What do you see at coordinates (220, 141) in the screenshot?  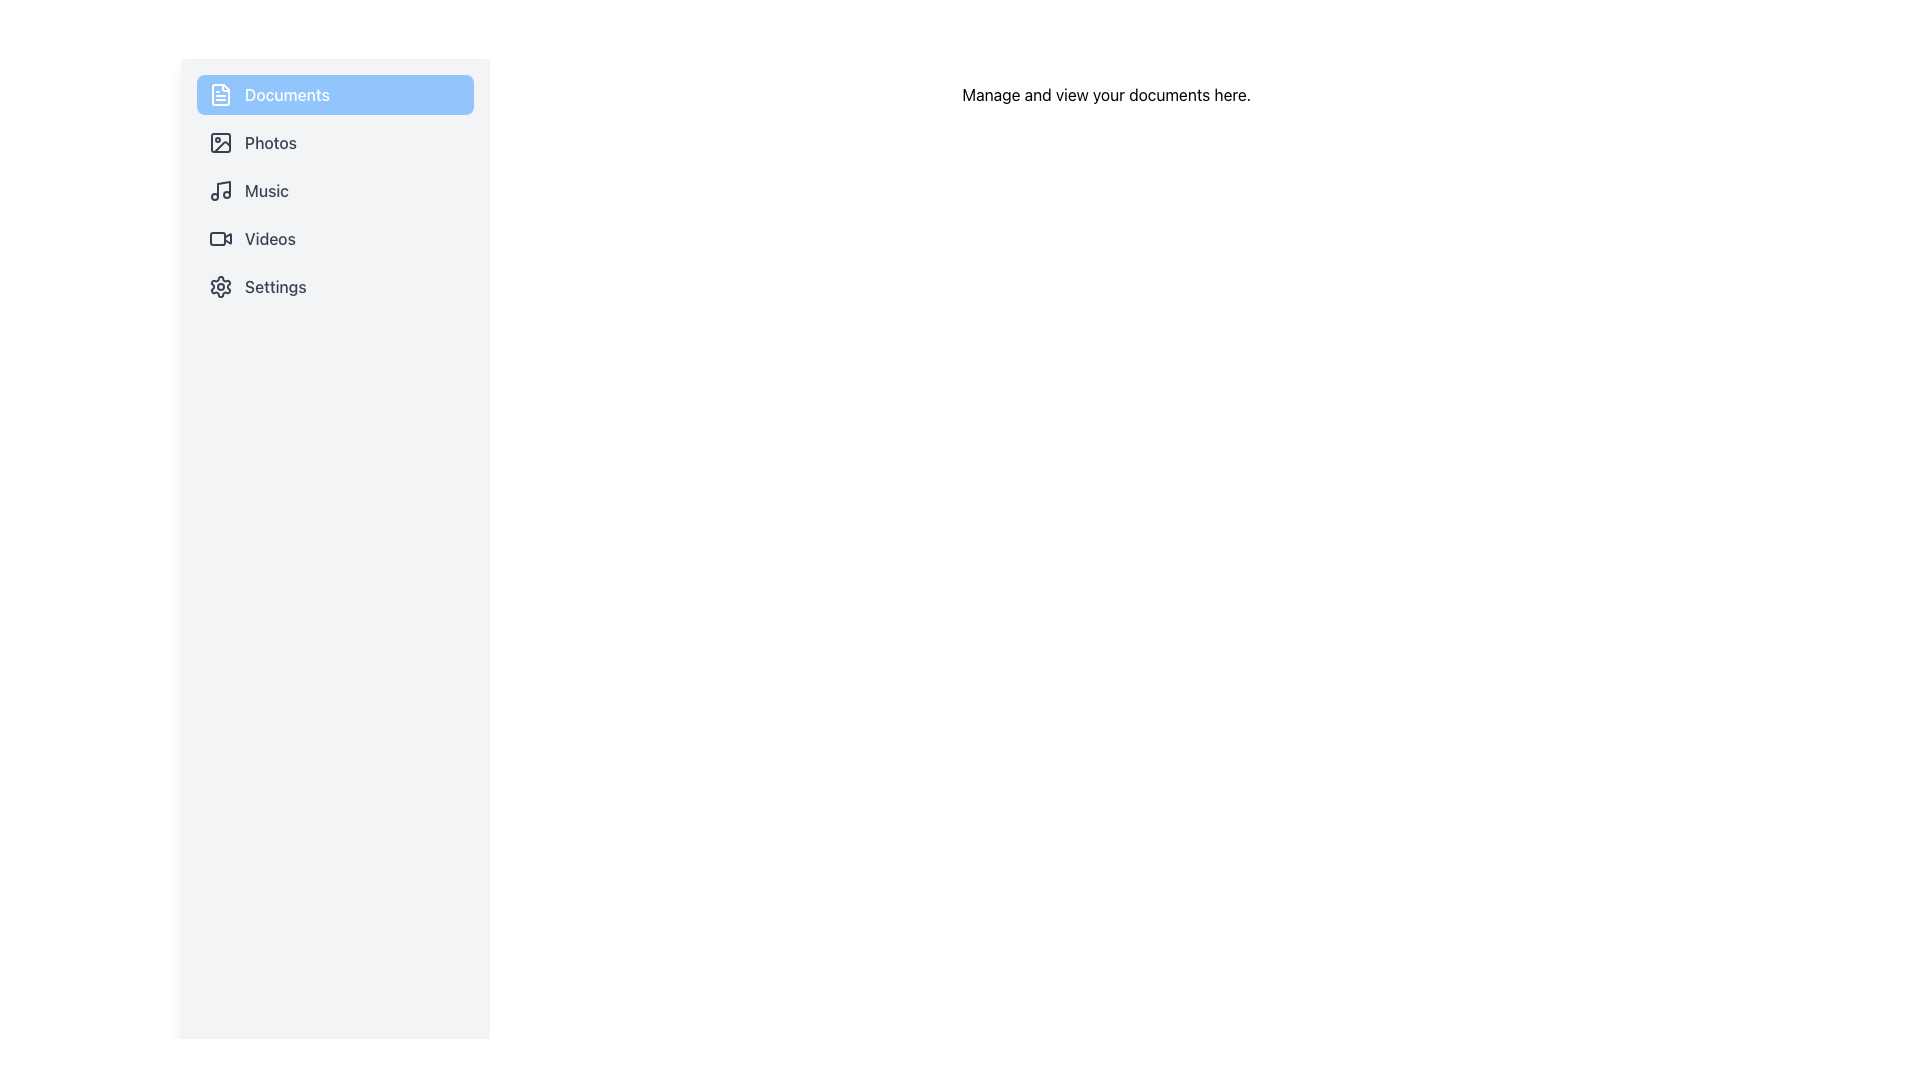 I see `the small icon resembling a stylized picture frame with a circular sun and a triangular mountain, located to the left of the 'Photos' text in the vertical navigation menu` at bounding box center [220, 141].